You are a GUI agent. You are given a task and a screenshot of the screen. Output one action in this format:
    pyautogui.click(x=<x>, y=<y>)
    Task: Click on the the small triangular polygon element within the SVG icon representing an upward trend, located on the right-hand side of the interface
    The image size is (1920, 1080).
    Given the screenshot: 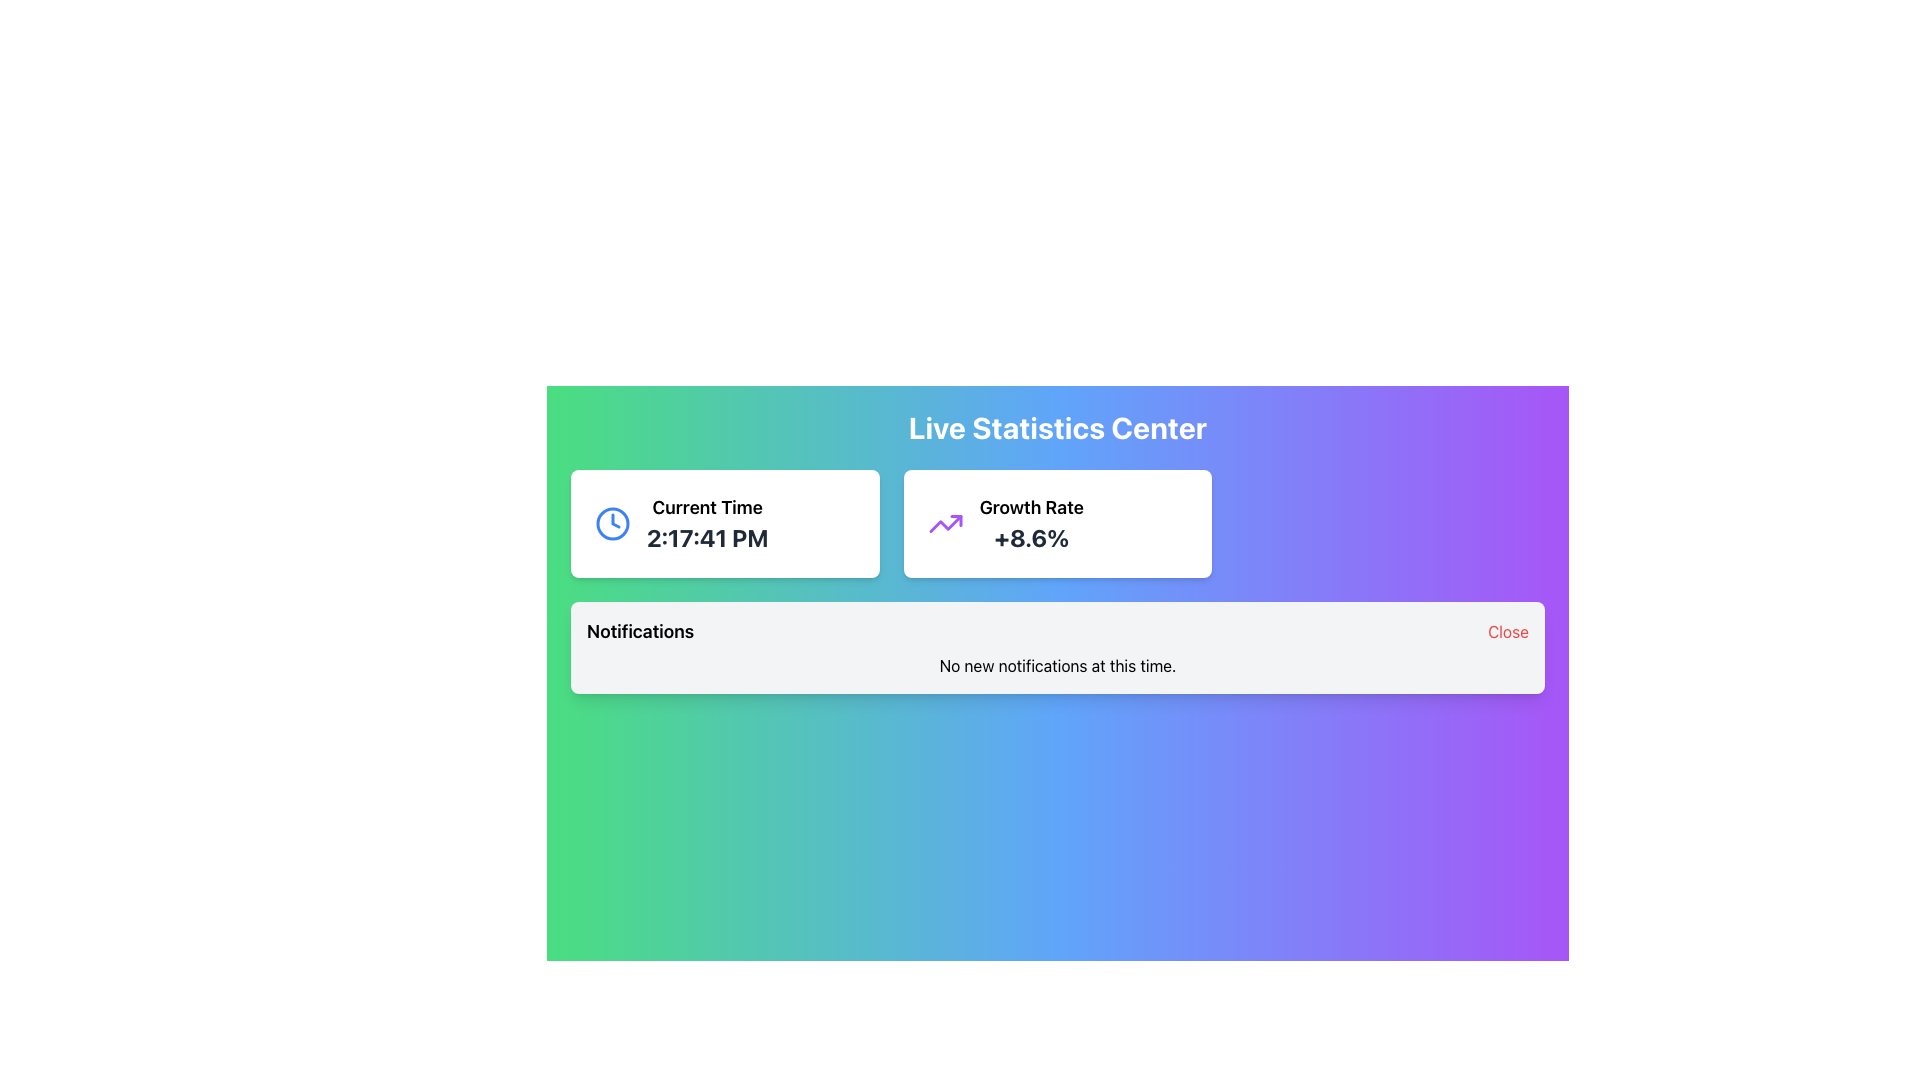 What is the action you would take?
    pyautogui.click(x=955, y=519)
    